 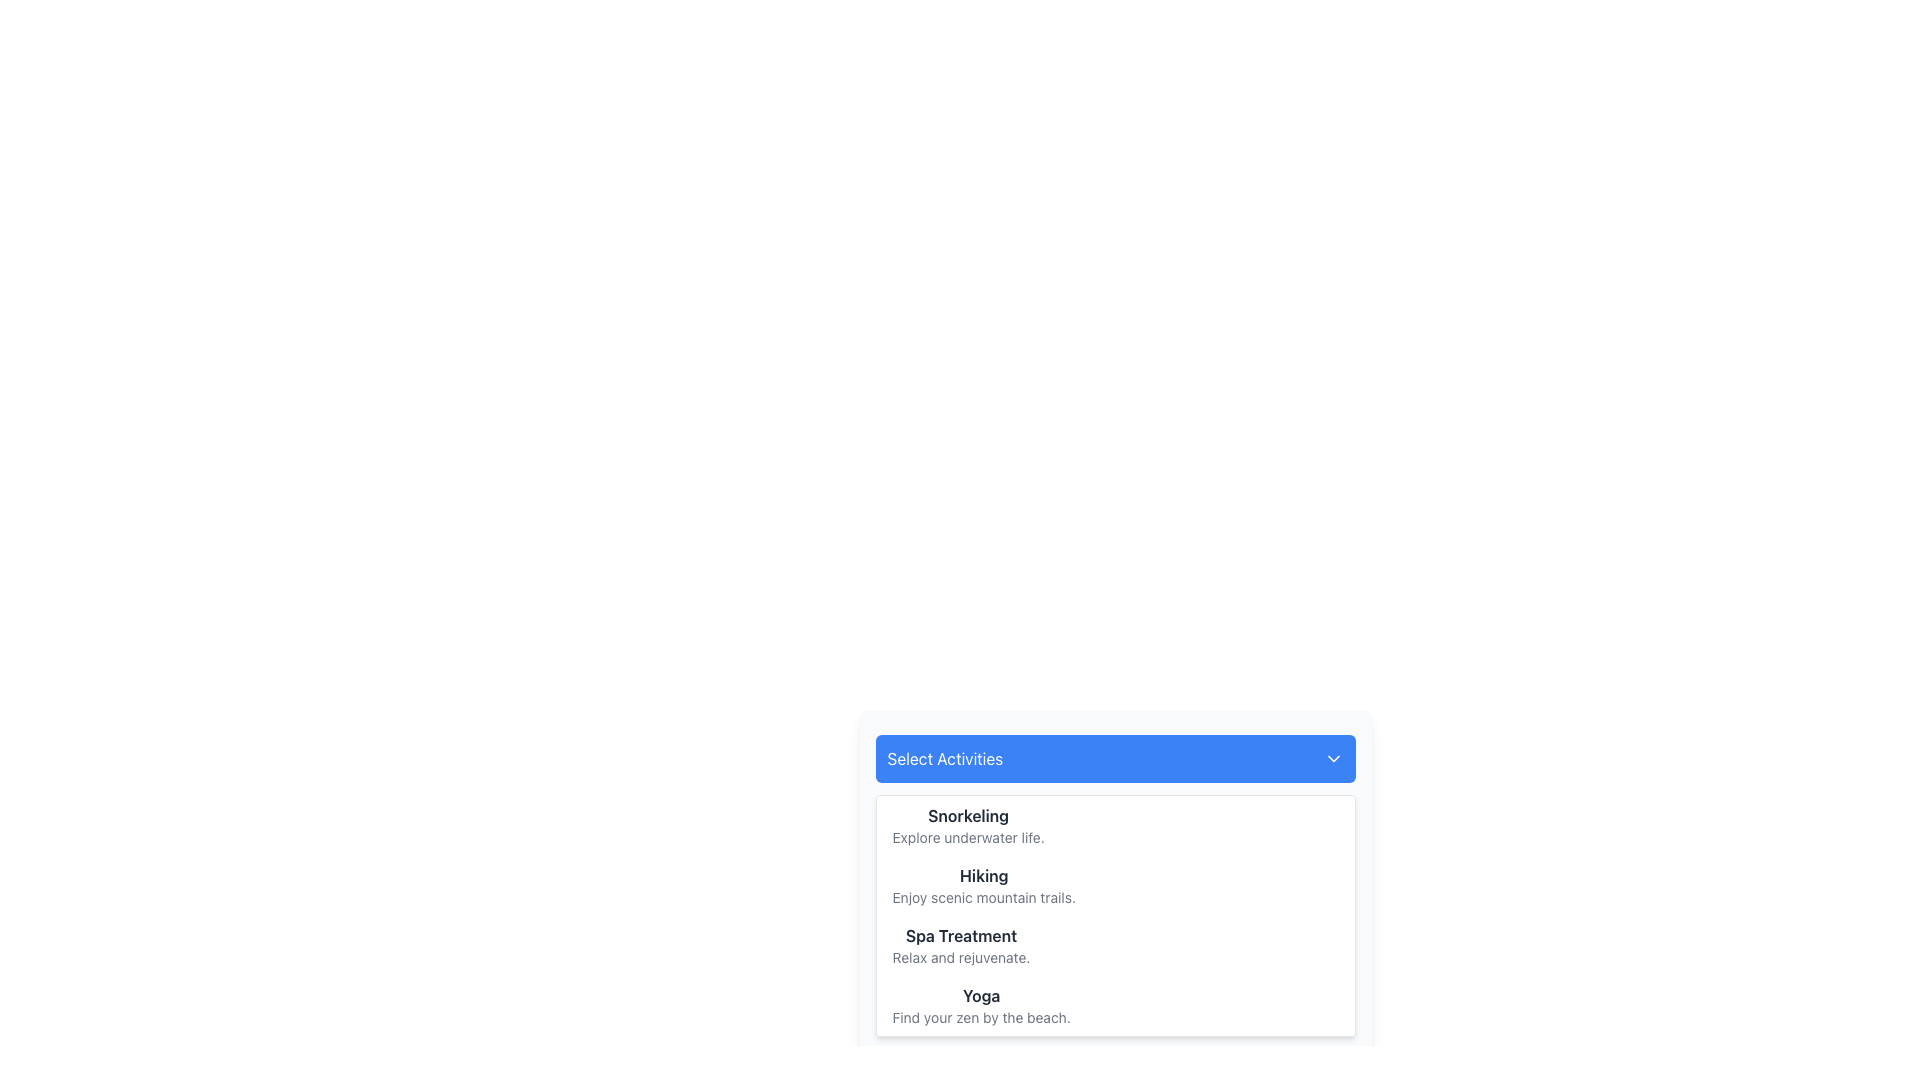 What do you see at coordinates (1114, 885) in the screenshot?
I see `the second selectable option in the dropdown list titled 'Select Activities' that allows the user to choose 'Hiking' as an activity` at bounding box center [1114, 885].